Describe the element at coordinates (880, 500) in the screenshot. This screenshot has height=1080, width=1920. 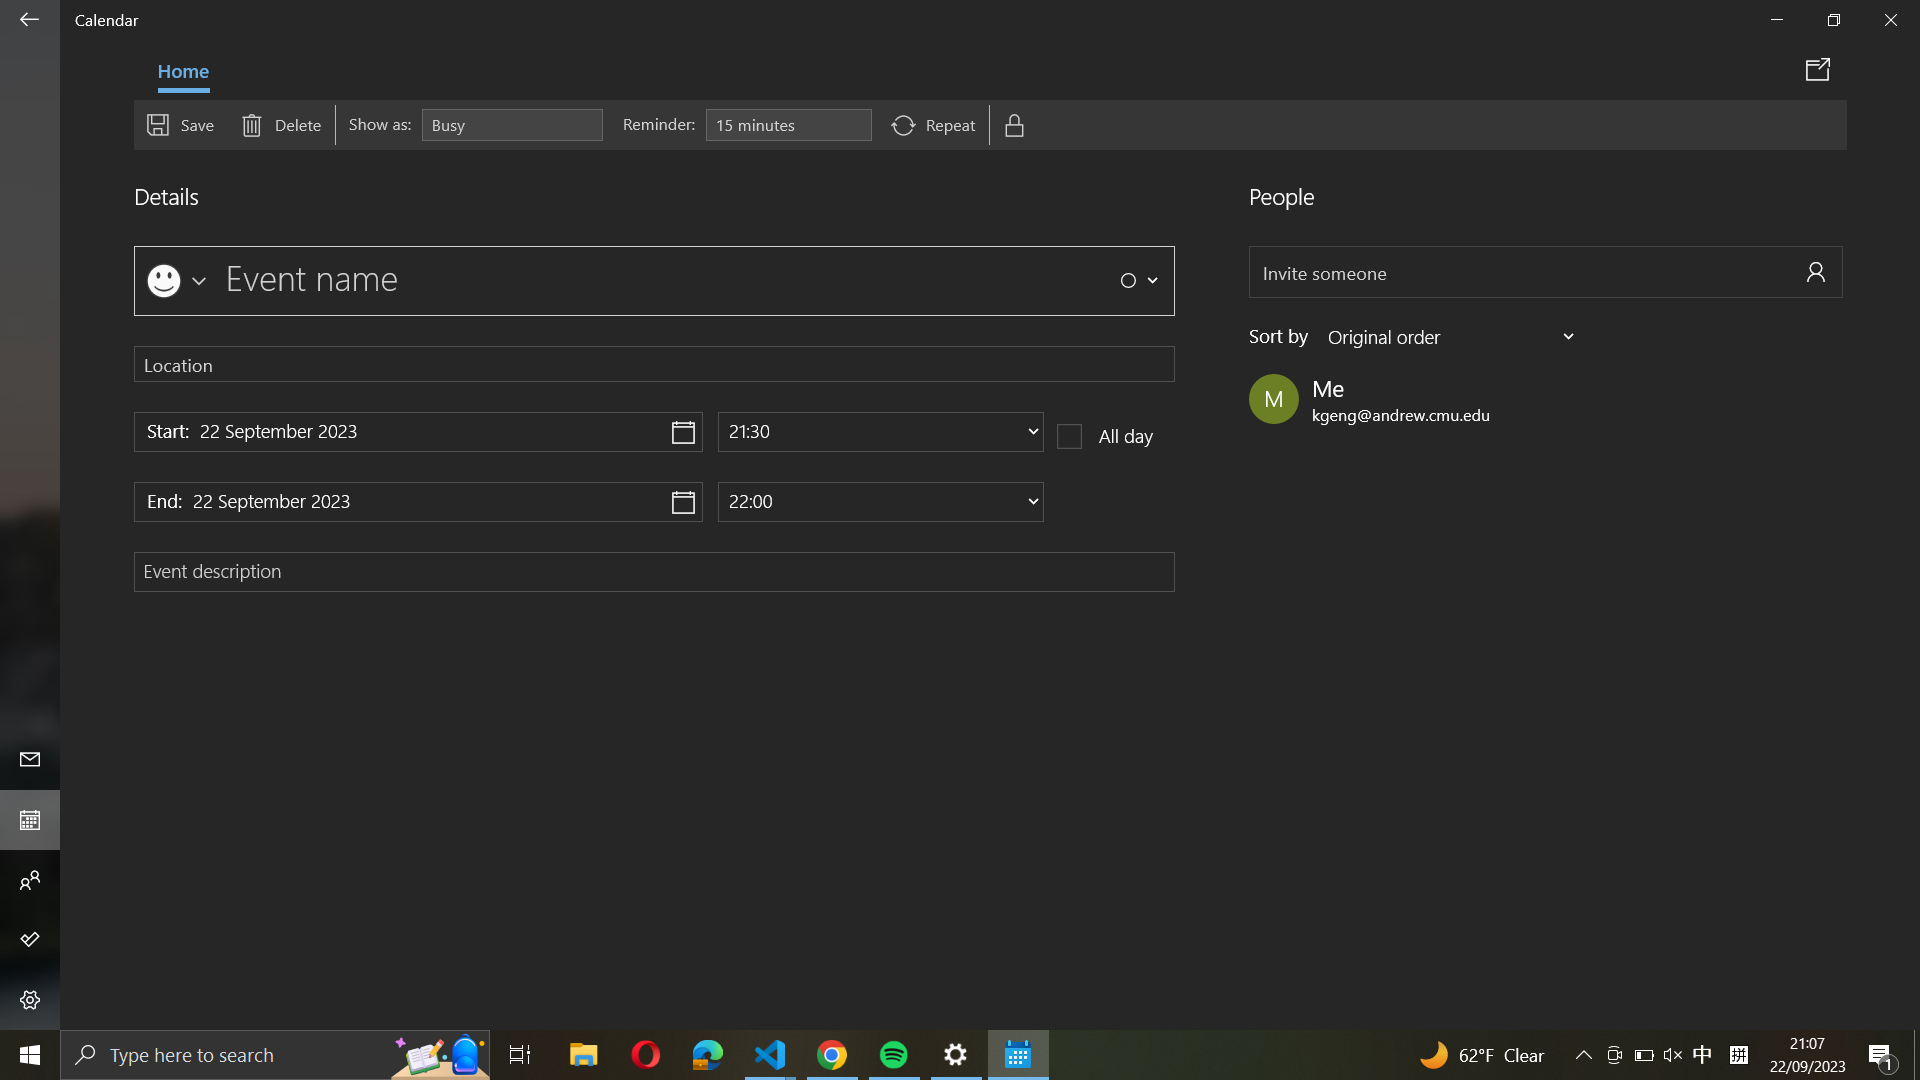
I see `Change the end time of the event to 7 PM` at that location.